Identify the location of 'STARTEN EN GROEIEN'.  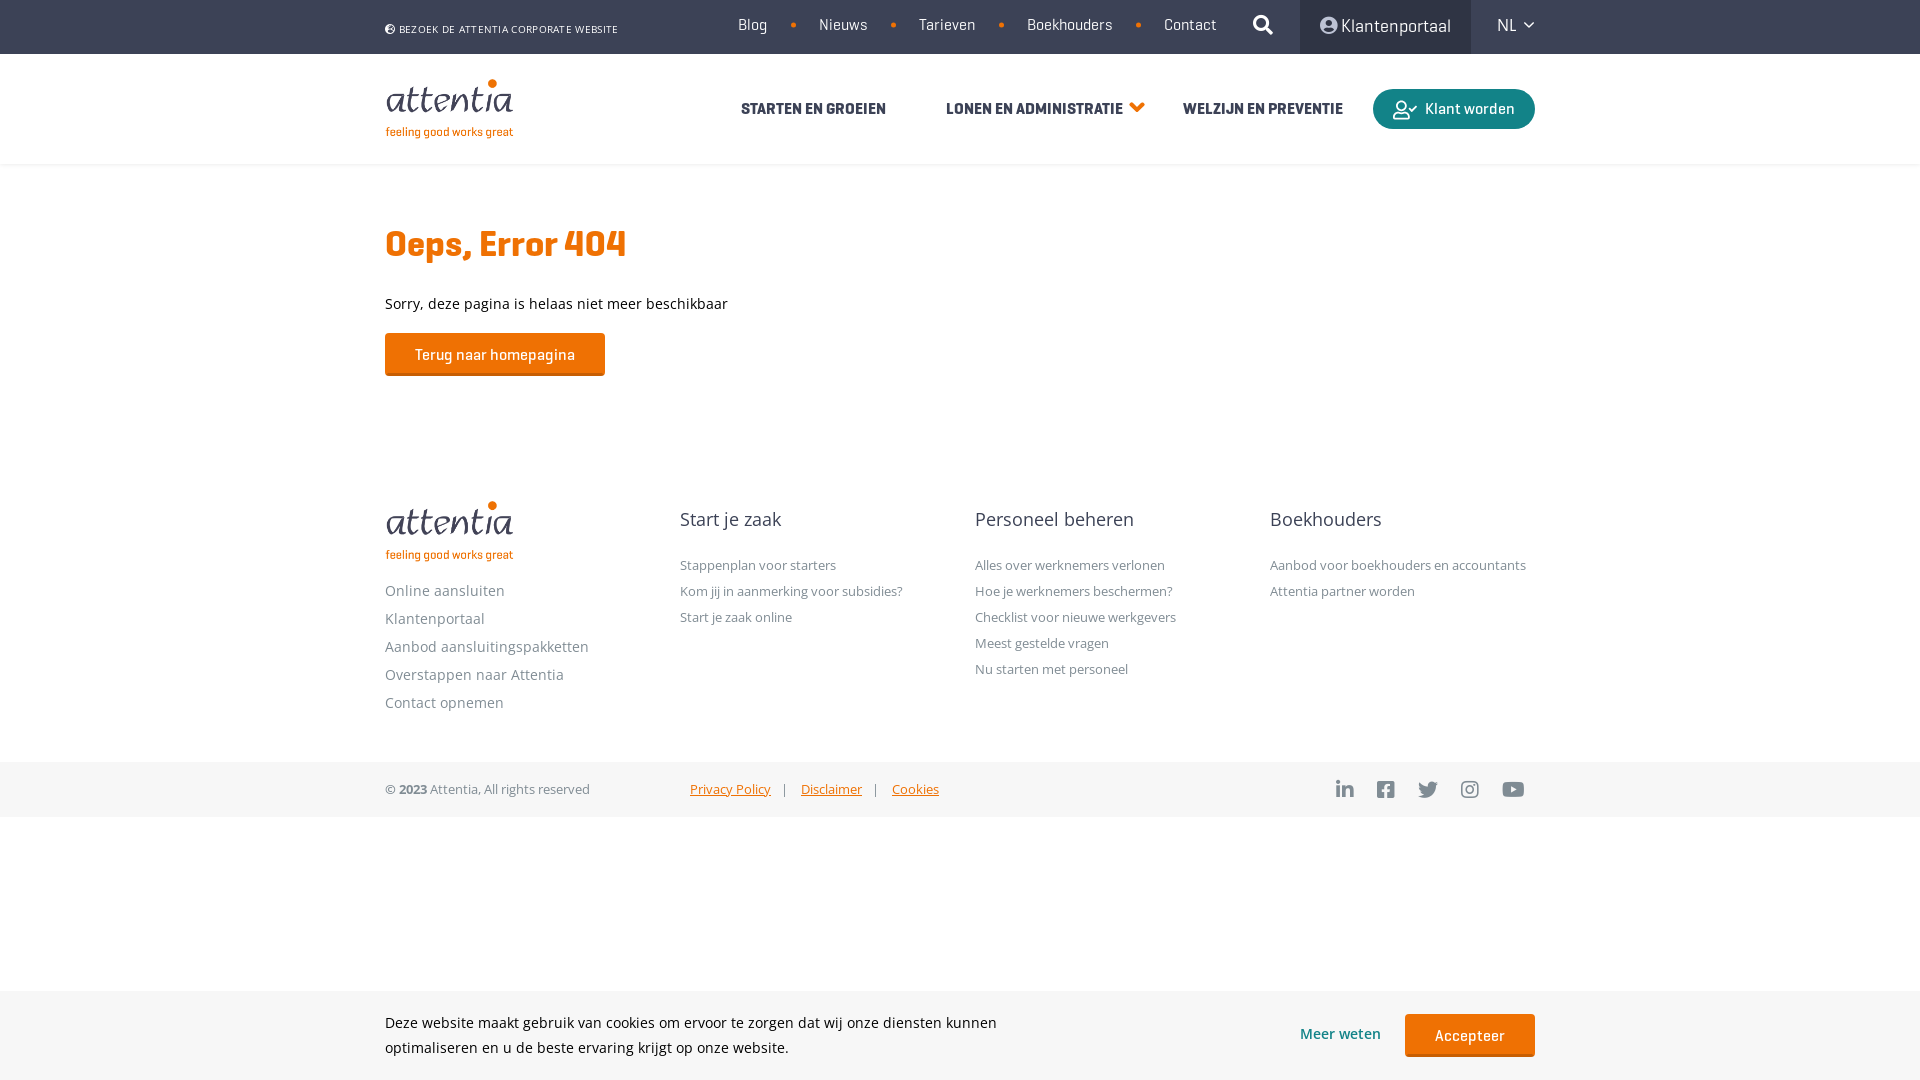
(813, 108).